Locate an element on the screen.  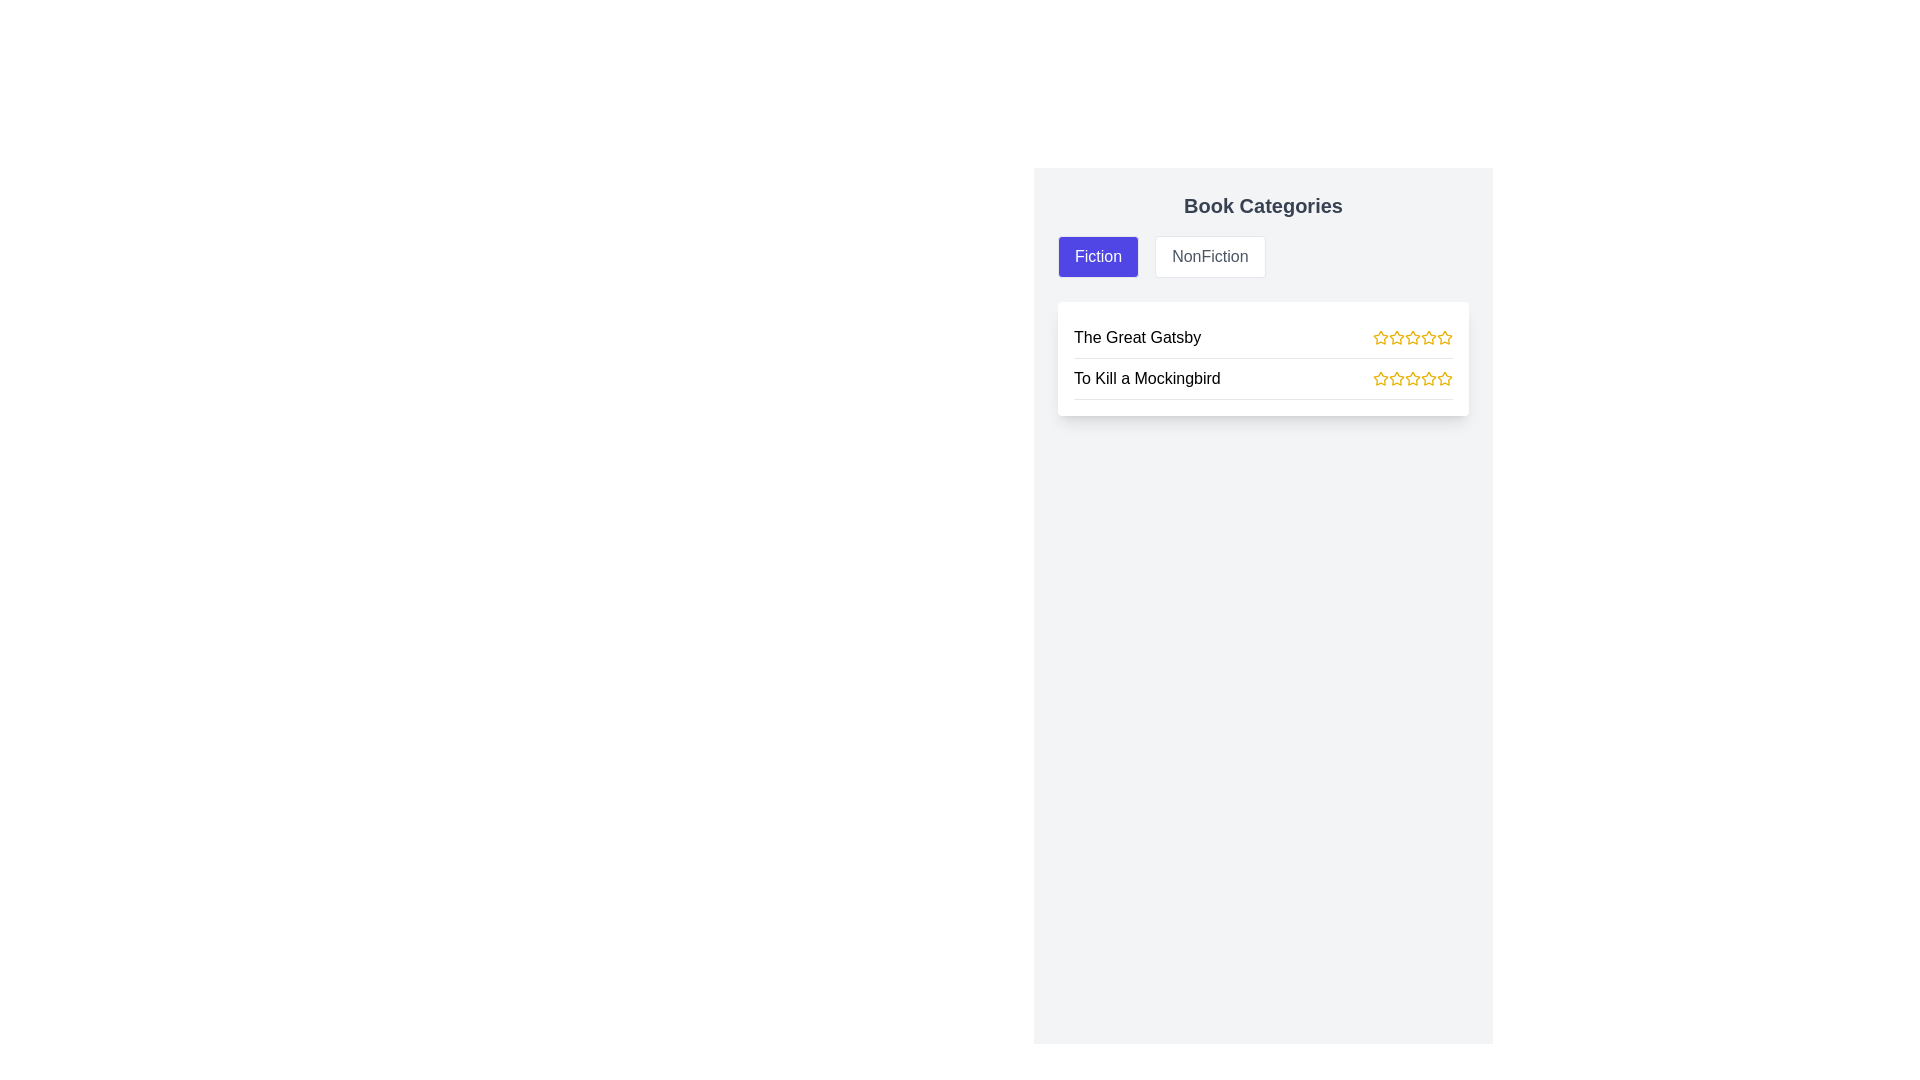
the fifth star icon in the rating group for the book 'To Kill a Mockingbird' to rate it is located at coordinates (1444, 378).